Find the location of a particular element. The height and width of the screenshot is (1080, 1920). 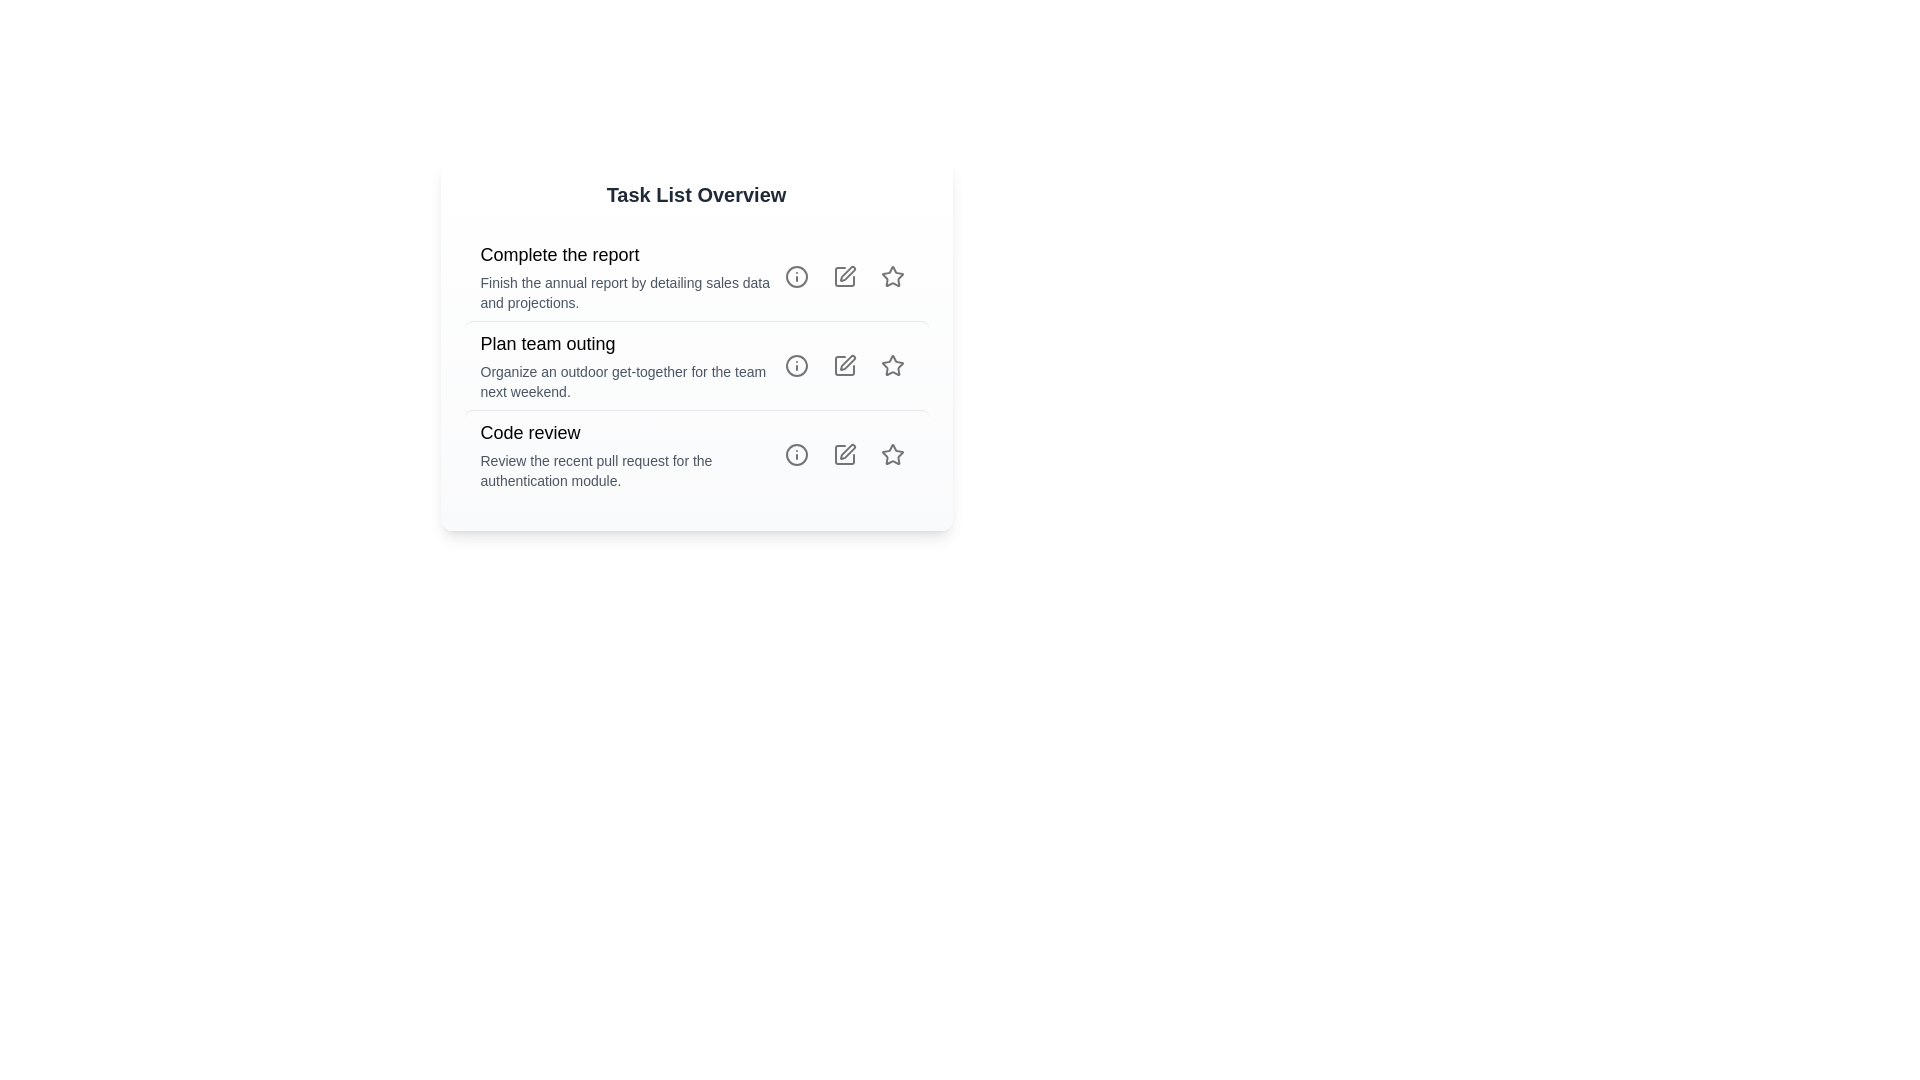

the green pencil icon button located next to the task 'Plan team outing' is located at coordinates (844, 366).